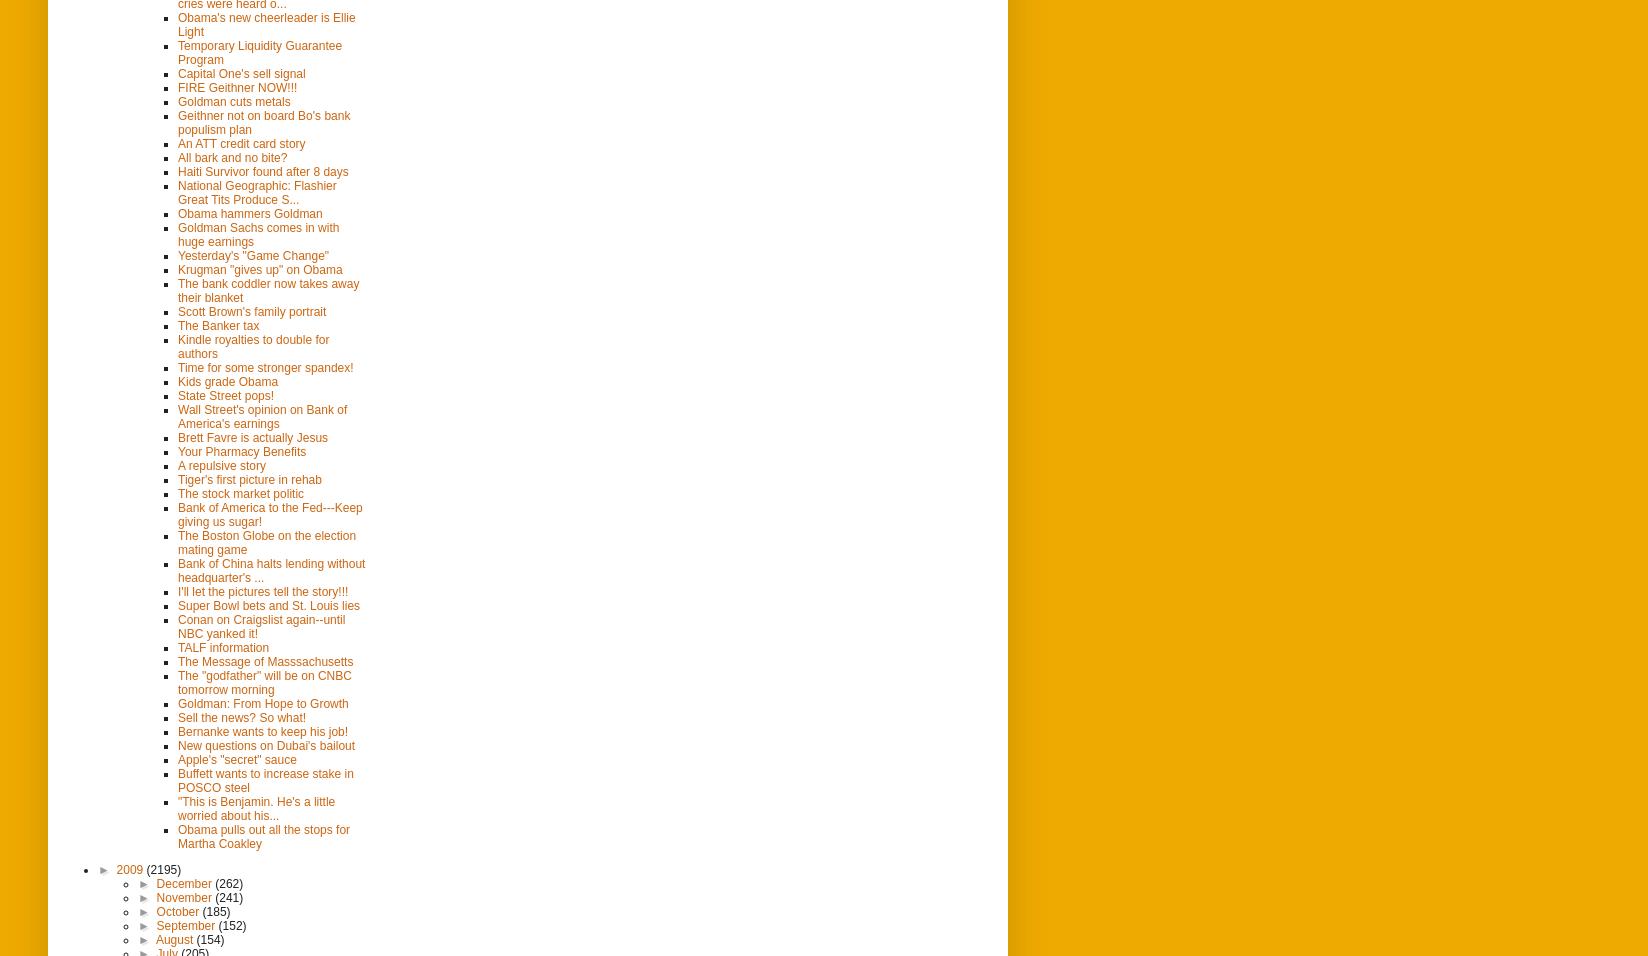 The width and height of the screenshot is (1648, 956). What do you see at coordinates (255, 807) in the screenshot?
I see `'"This is Benjamin. He's a little worried about his...'` at bounding box center [255, 807].